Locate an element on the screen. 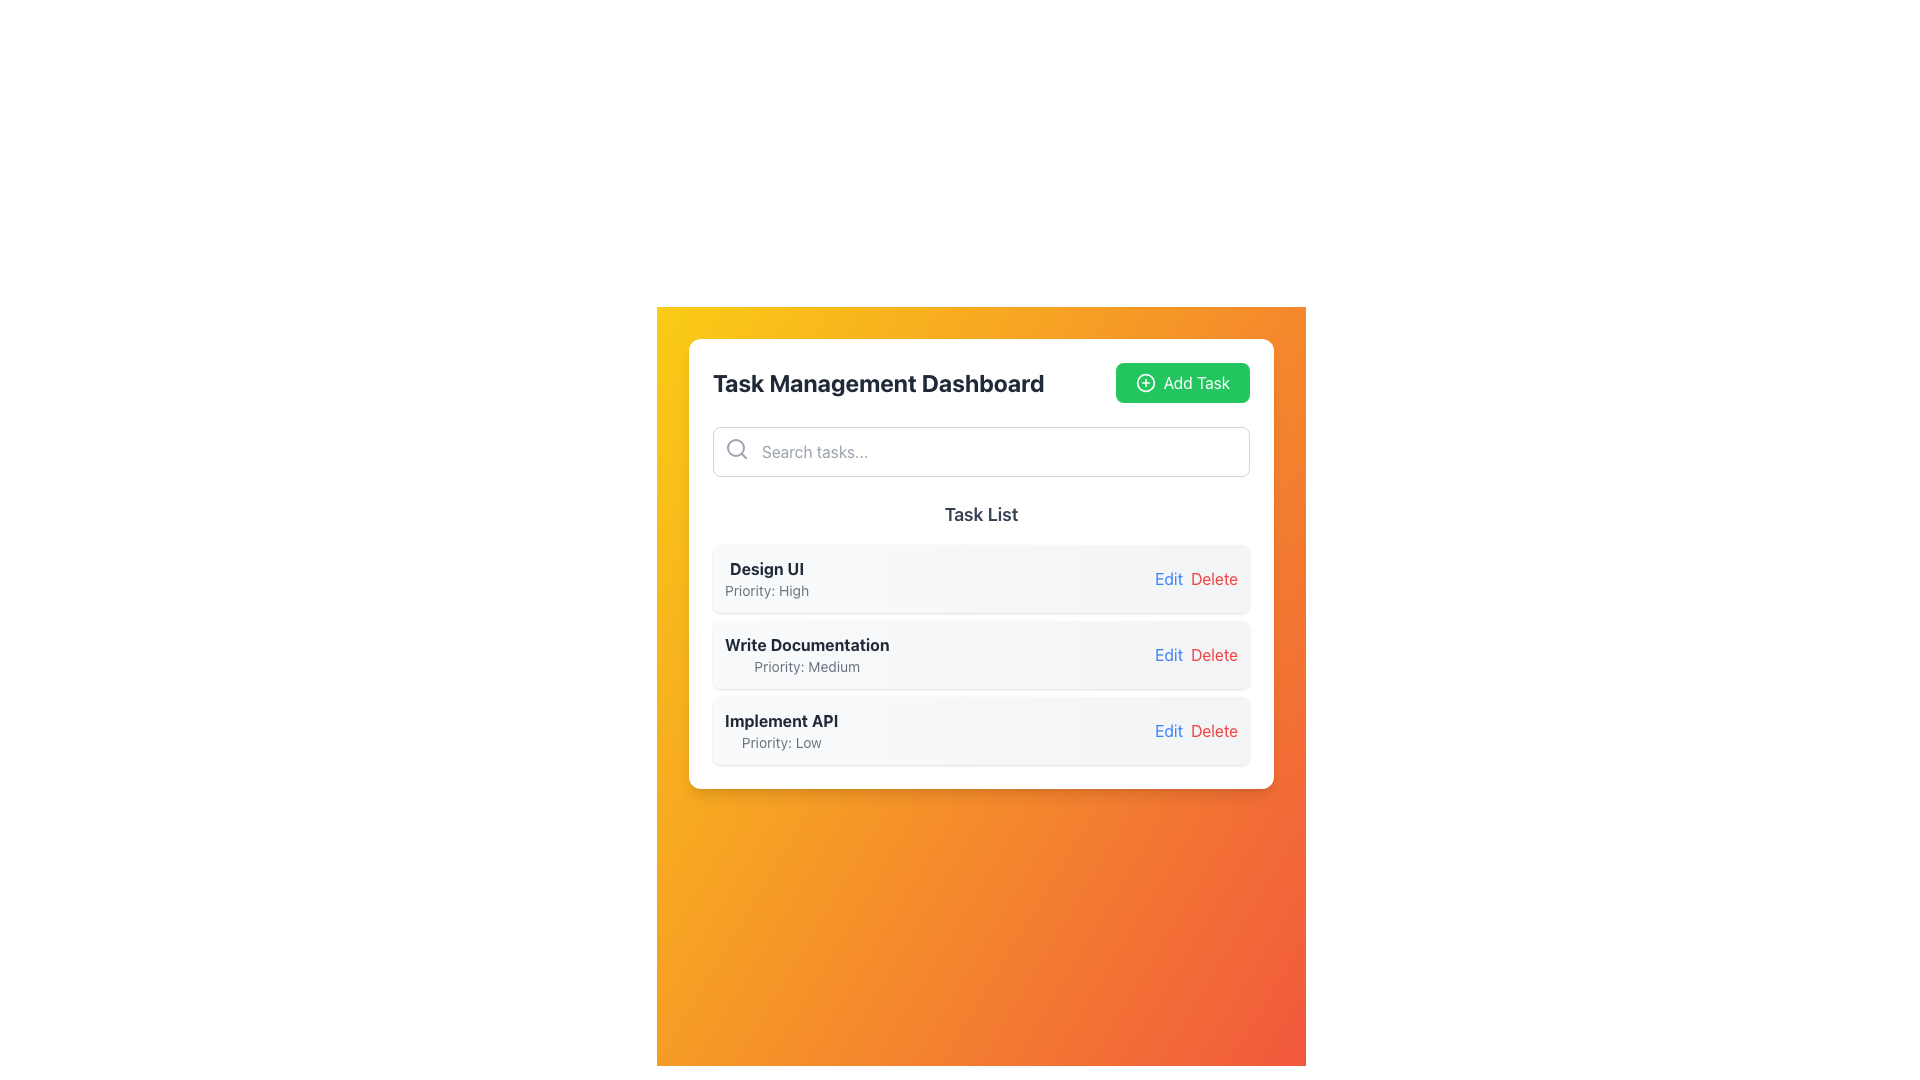  the text label displaying 'Implement API' with the smaller gray text 'Priority: Low' located in the third row of the task list area is located at coordinates (780, 731).